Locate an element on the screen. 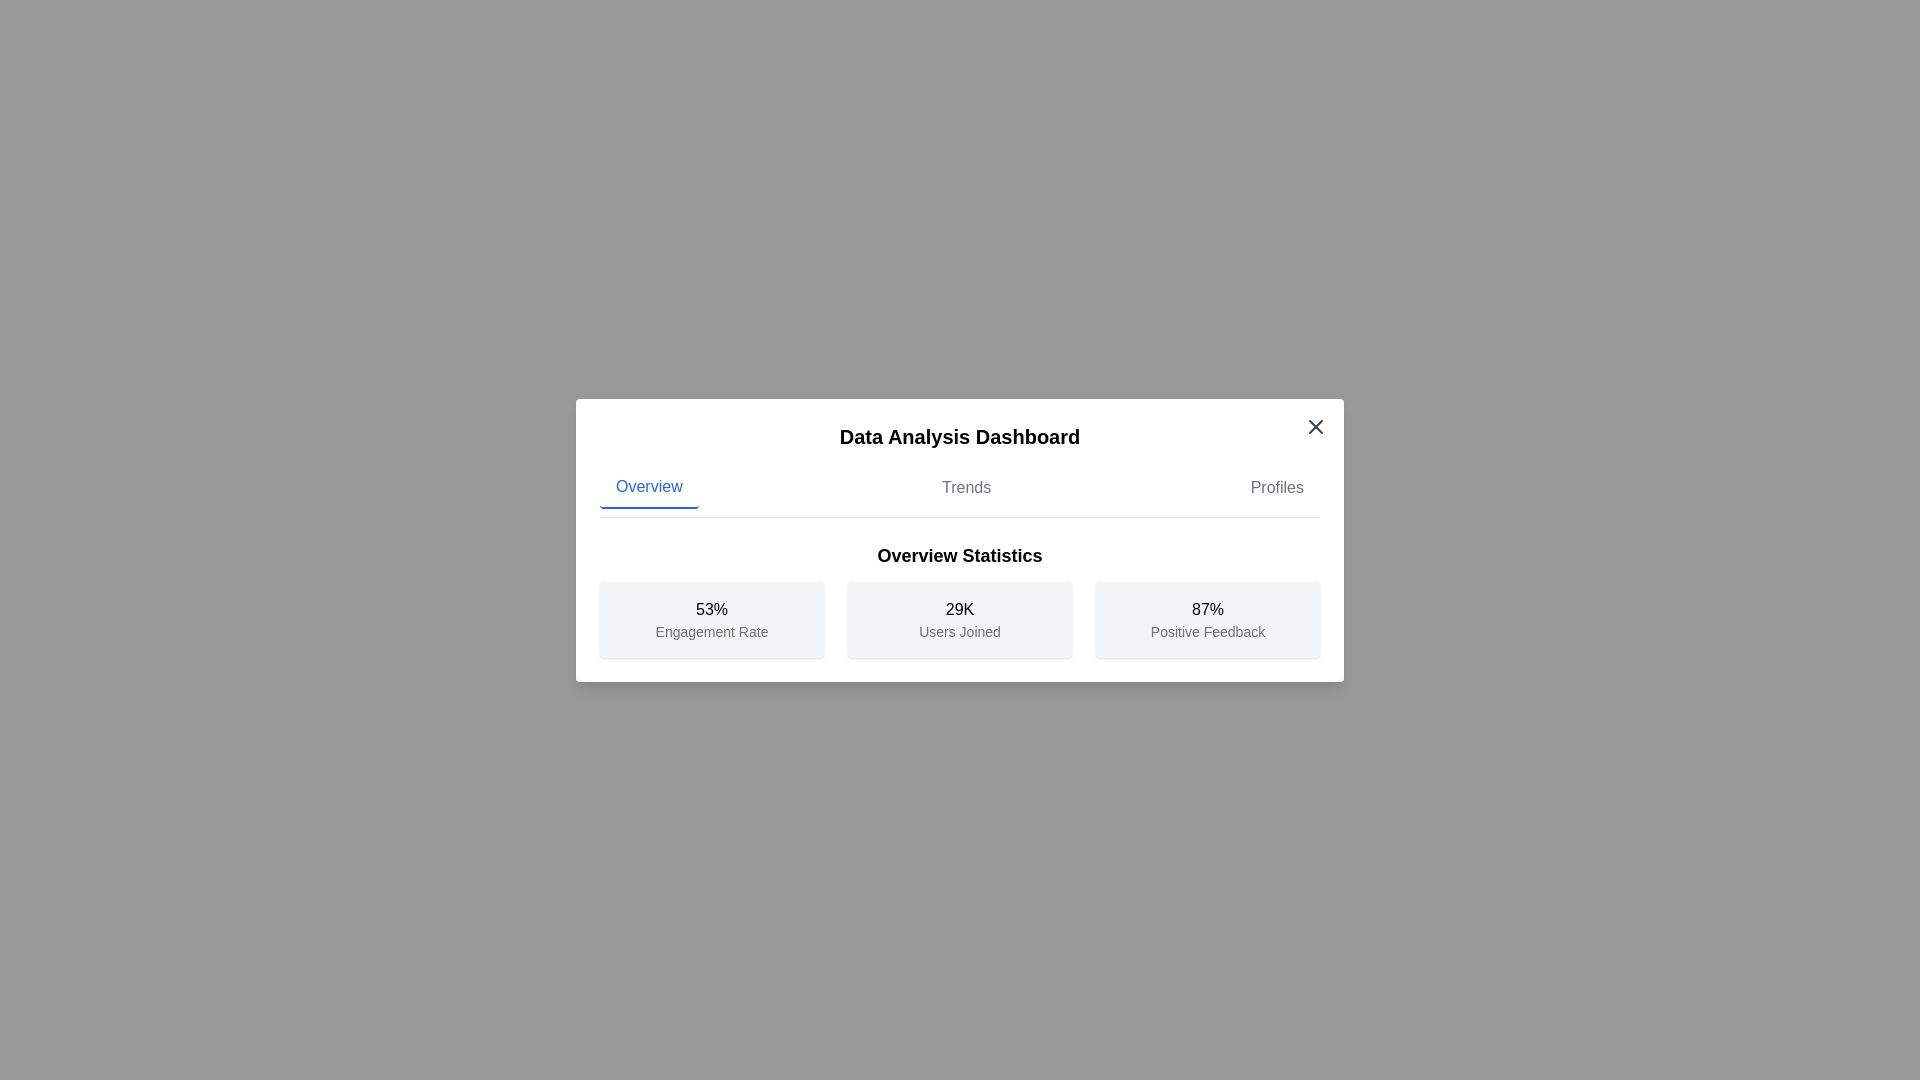 The width and height of the screenshot is (1920, 1080). the text label that provides context to the numeric value '29K', which indicates the count of users who have joined, located in the middle panel of the interface is located at coordinates (960, 631).